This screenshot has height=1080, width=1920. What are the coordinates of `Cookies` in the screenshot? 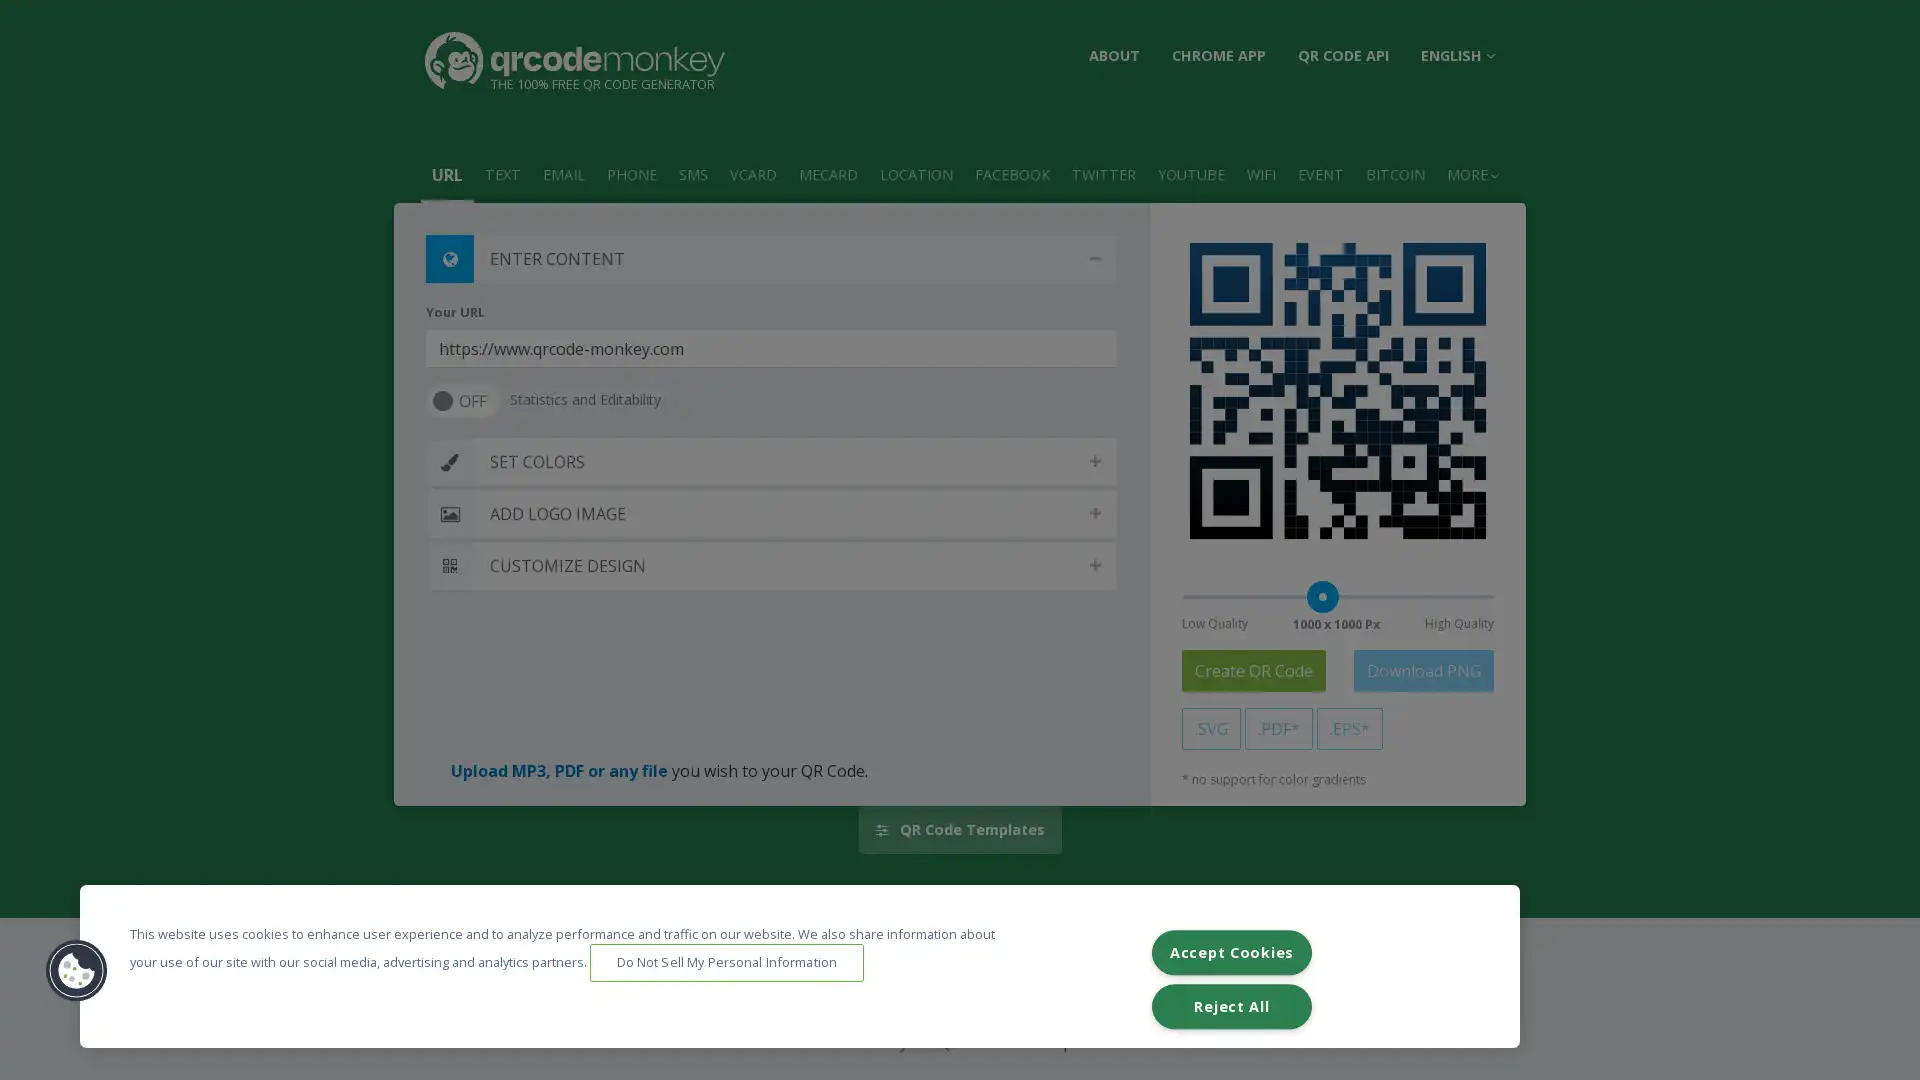 It's located at (76, 970).